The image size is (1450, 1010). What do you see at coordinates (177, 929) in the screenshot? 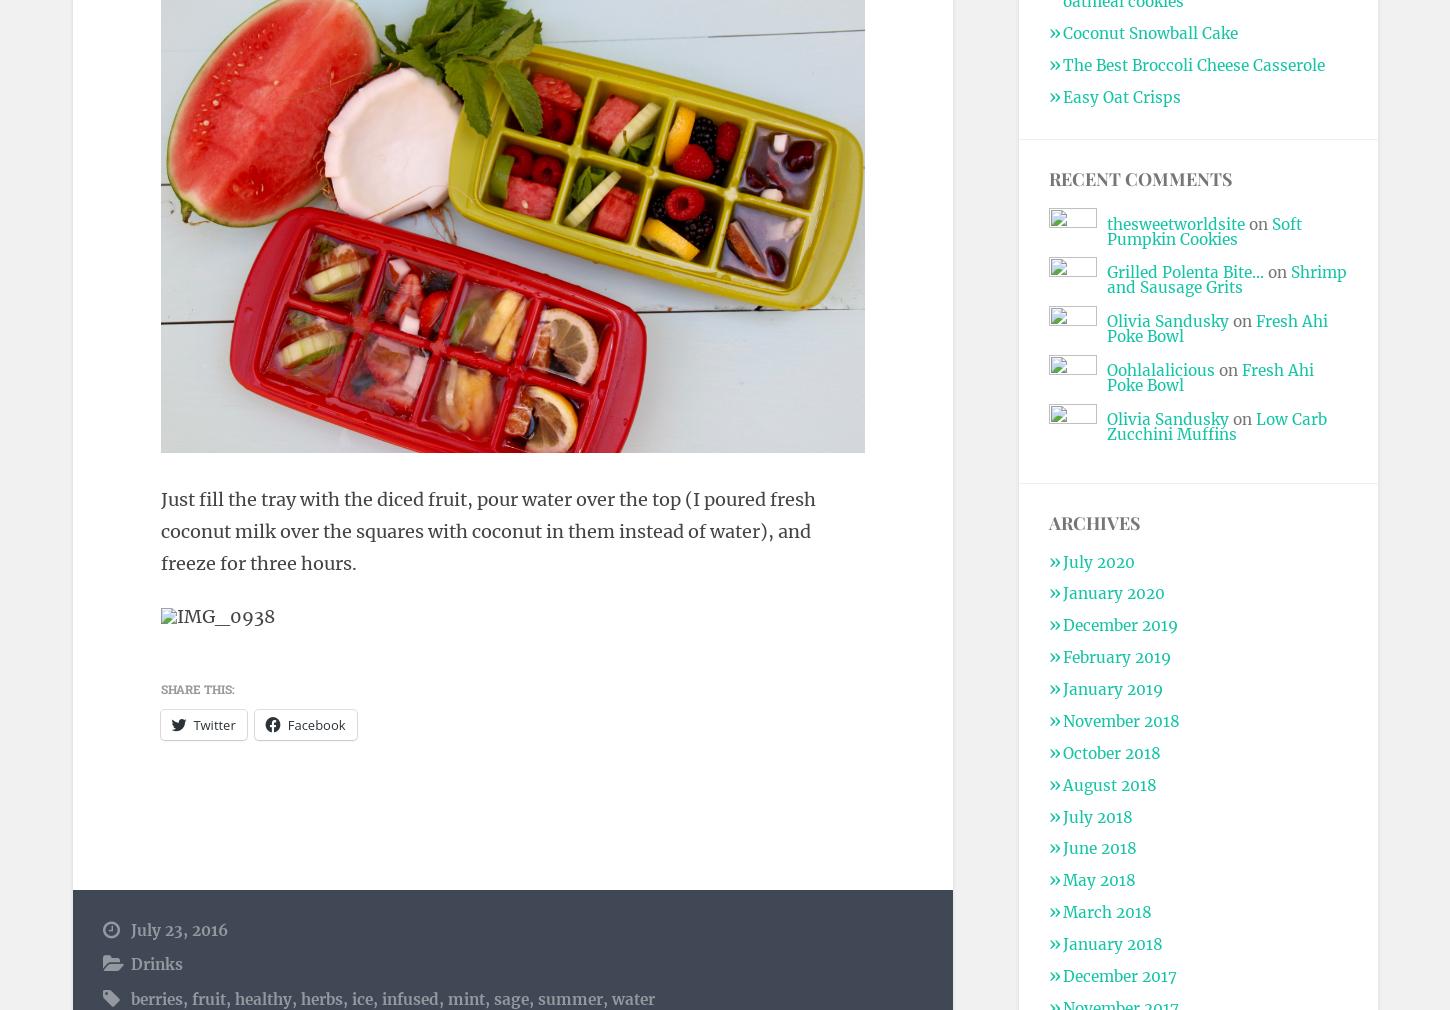
I see `'July 23, 2016'` at bounding box center [177, 929].